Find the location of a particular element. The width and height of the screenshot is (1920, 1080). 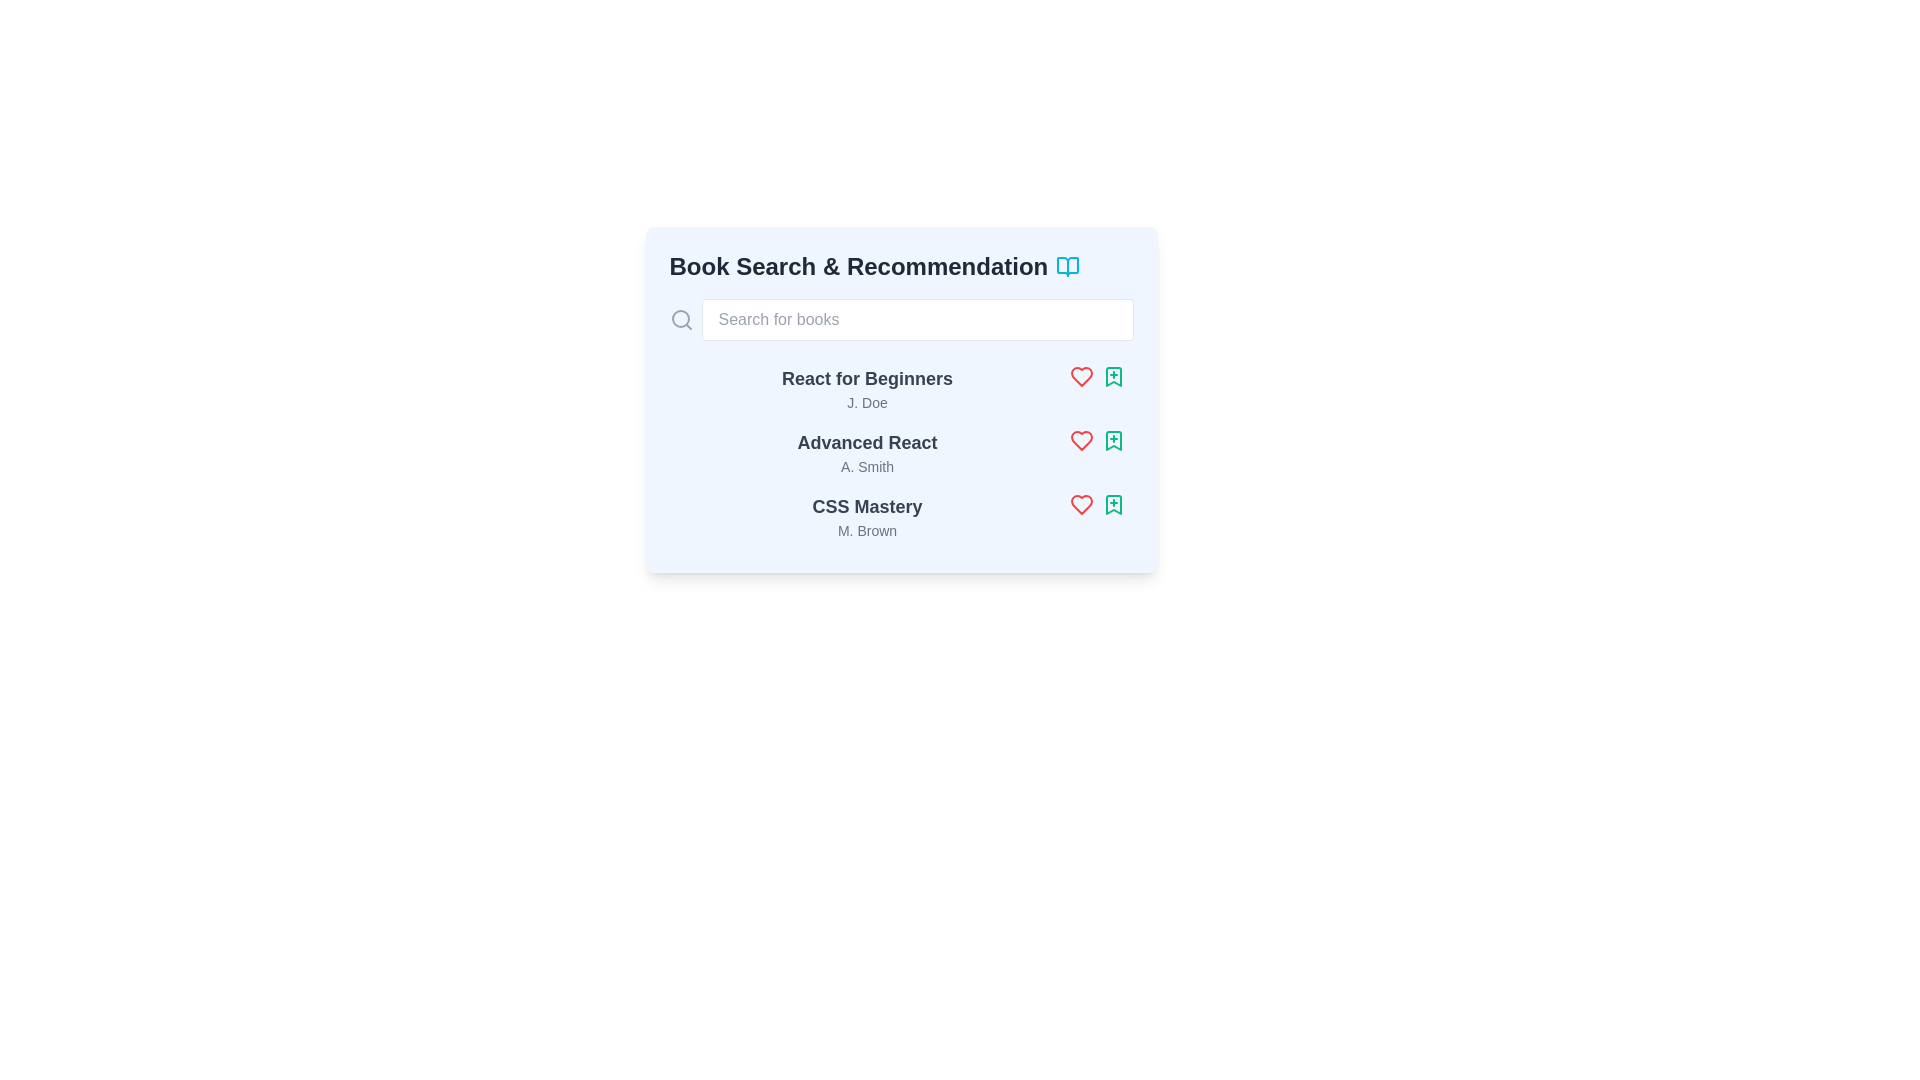

the Icon Group next to 'Advanced React' and 'A. Smith' which includes a red heart icon and a green bookmark icon is located at coordinates (1096, 439).